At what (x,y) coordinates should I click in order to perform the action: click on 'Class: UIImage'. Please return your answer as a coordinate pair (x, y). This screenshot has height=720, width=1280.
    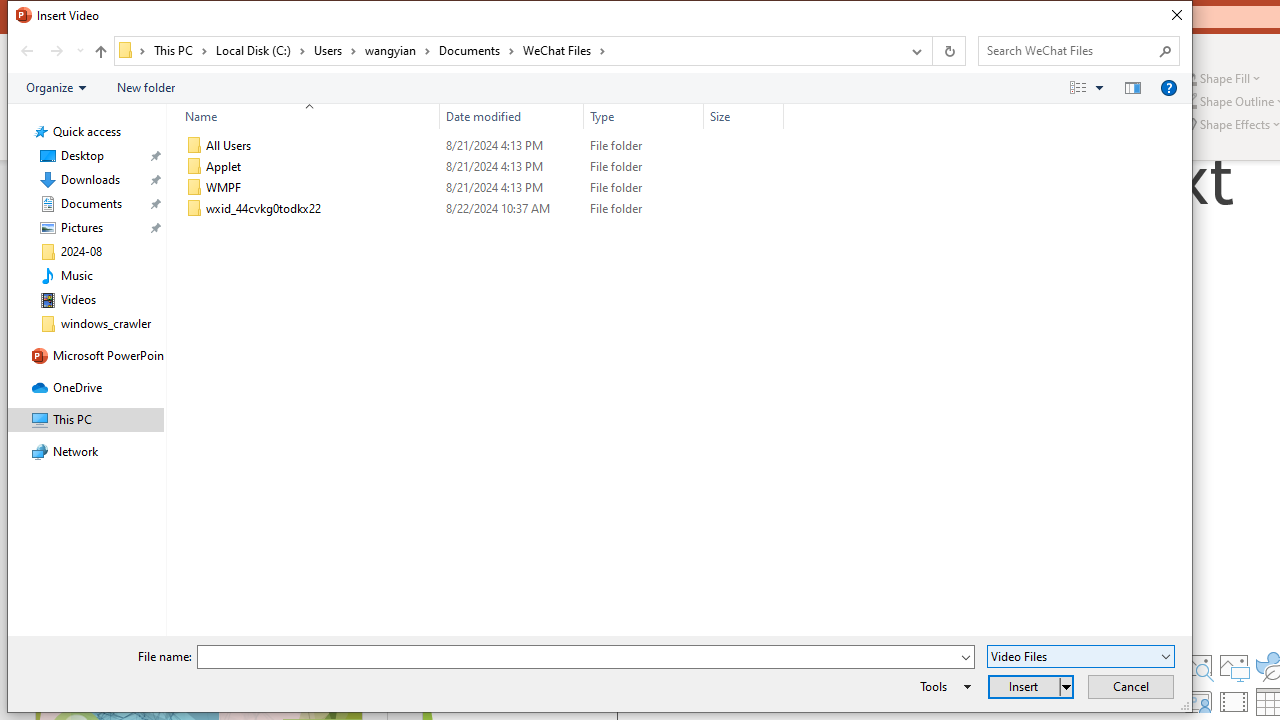
    Looking at the image, I should click on (194, 209).